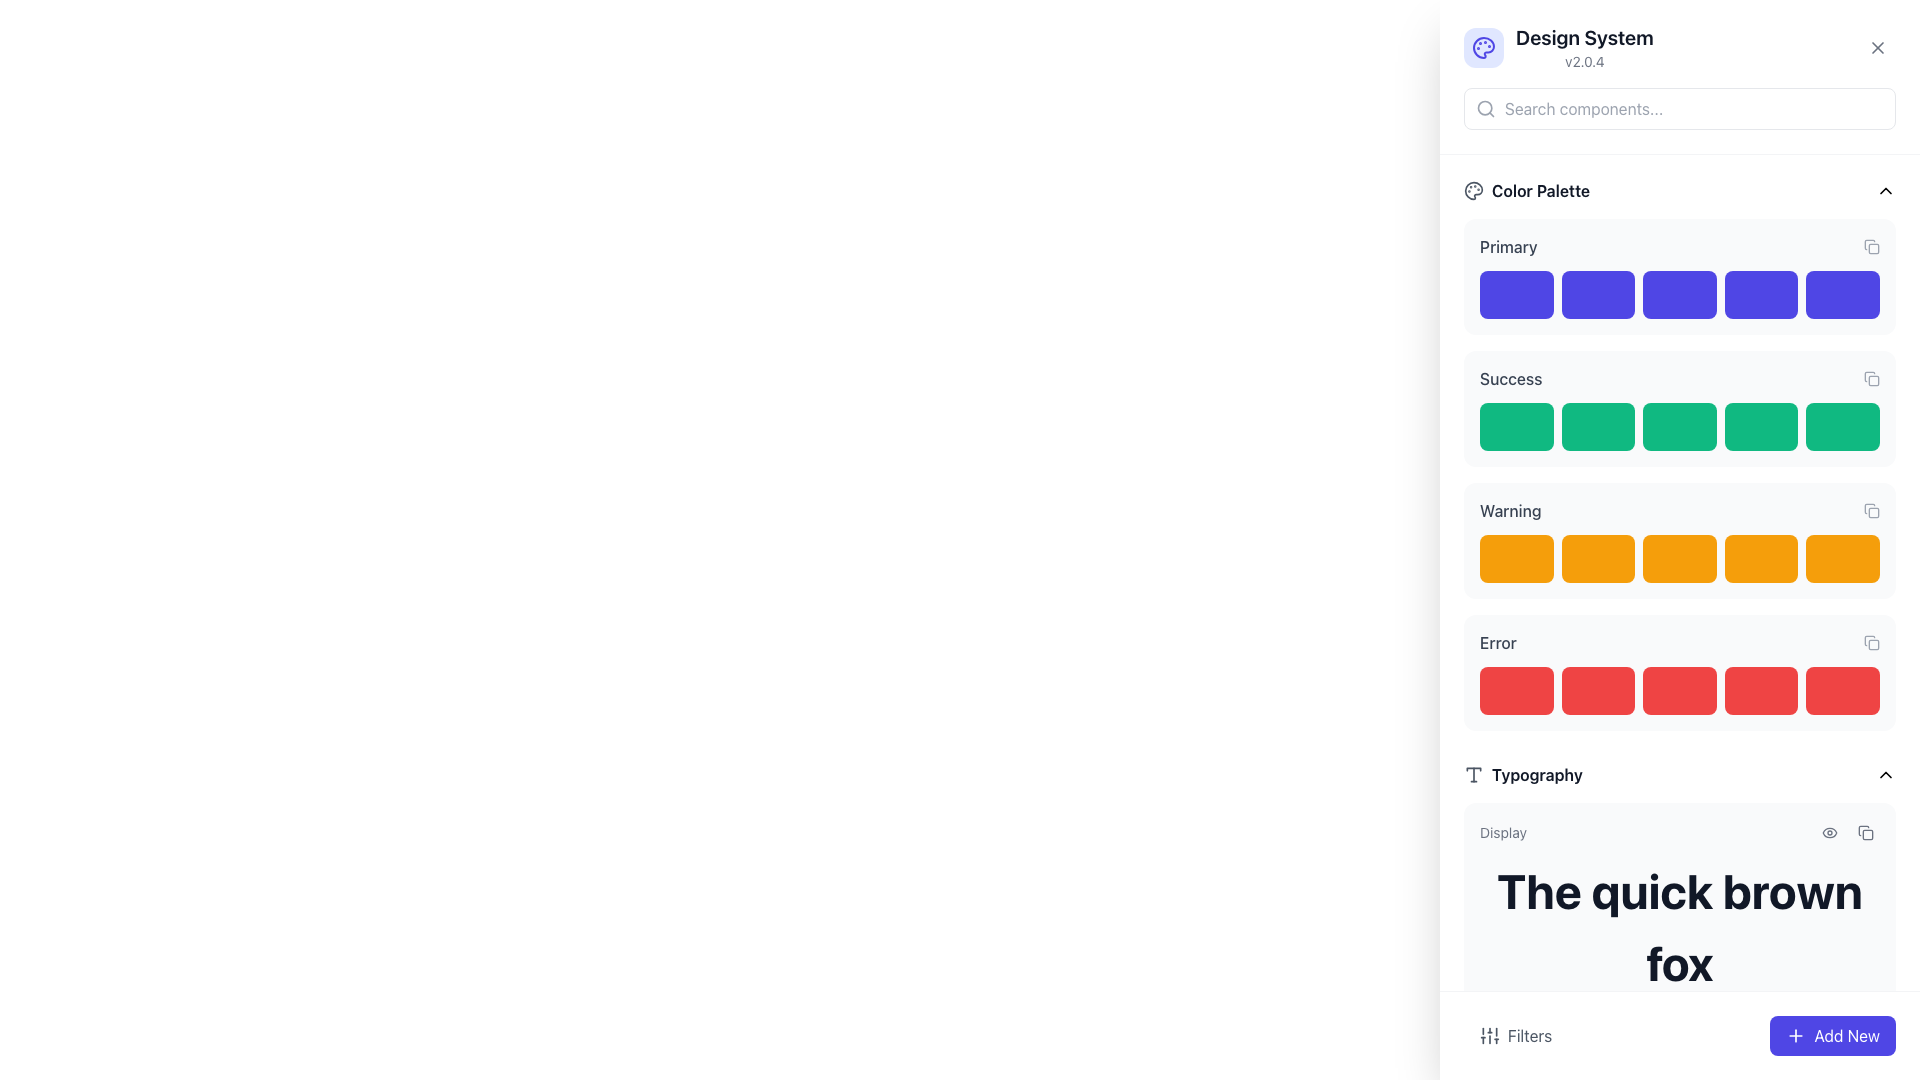 The image size is (1920, 1080). I want to click on the small interactive button with rounded corners that has a copy icon, located to the right of the sibling button in the top-right section of the interface, so click(1865, 833).